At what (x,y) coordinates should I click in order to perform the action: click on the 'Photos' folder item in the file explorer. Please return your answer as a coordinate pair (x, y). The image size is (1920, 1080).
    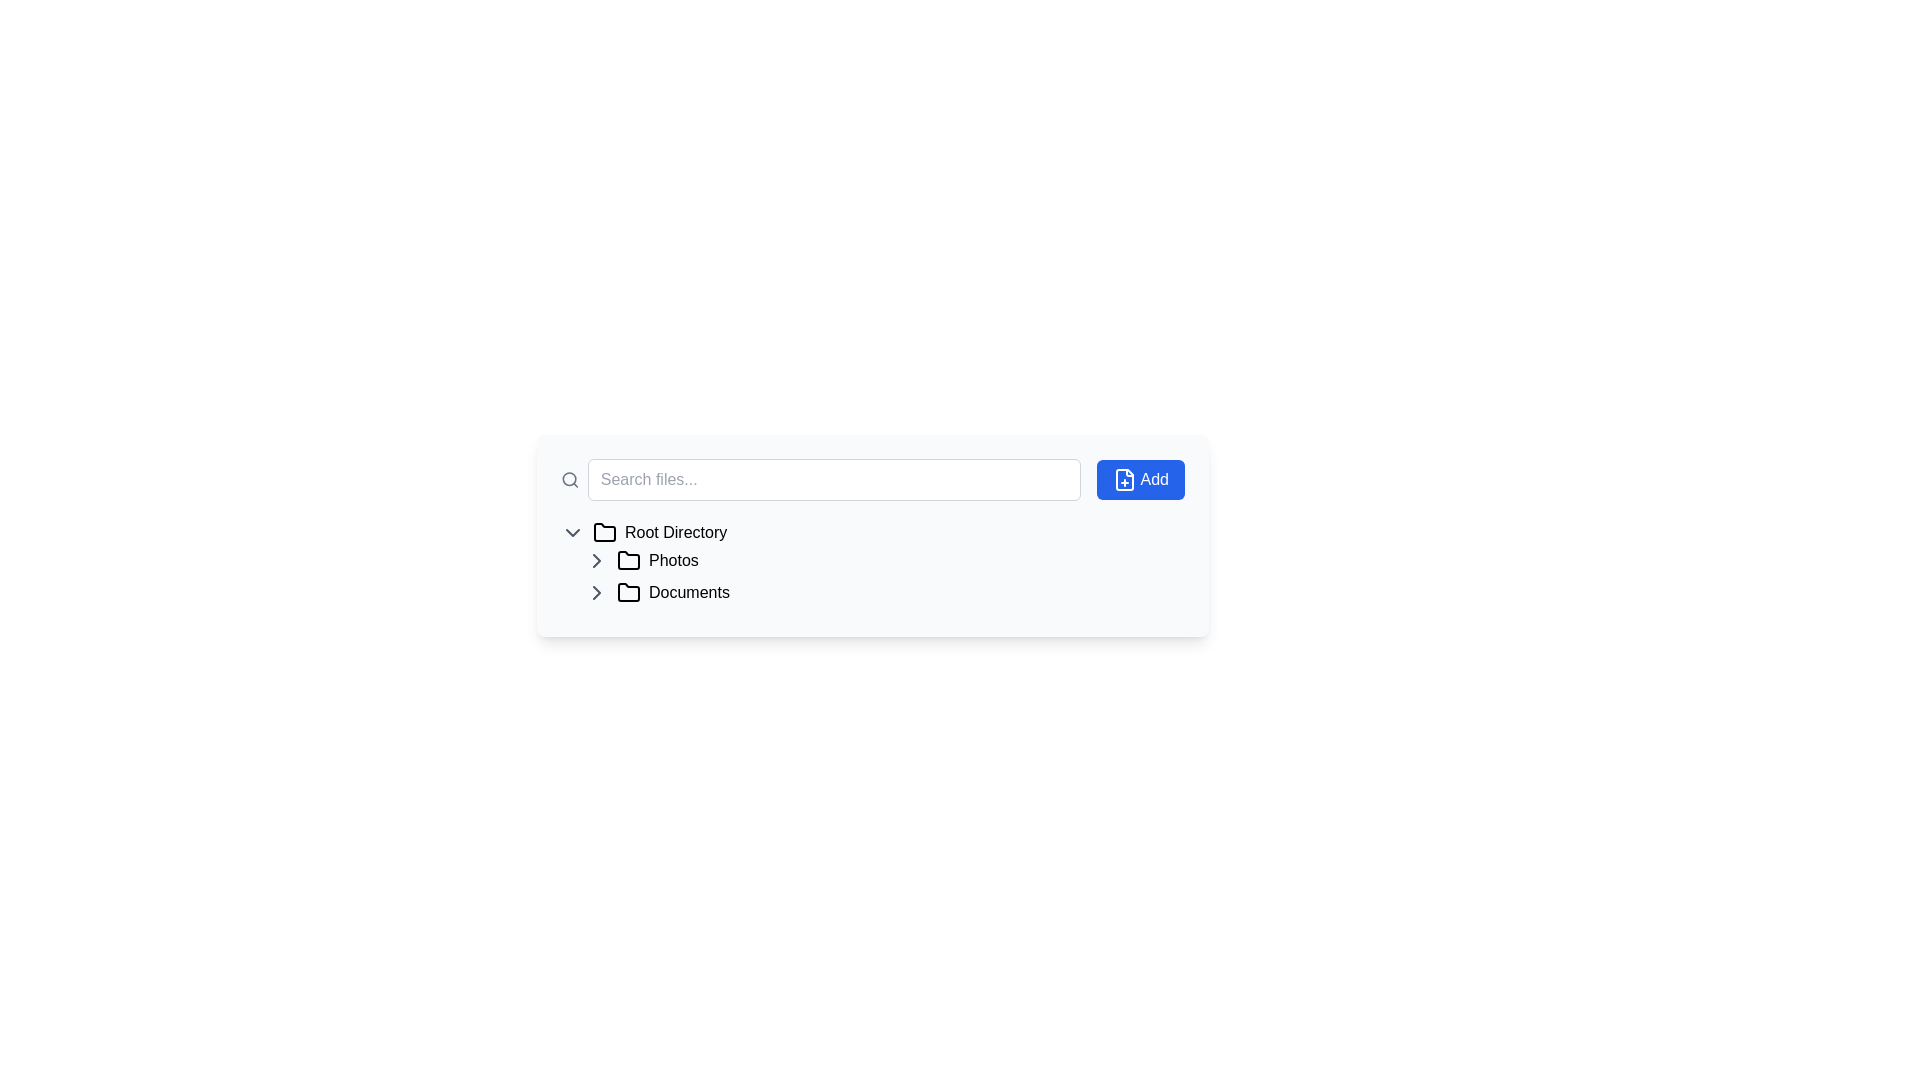
    Looking at the image, I should click on (883, 560).